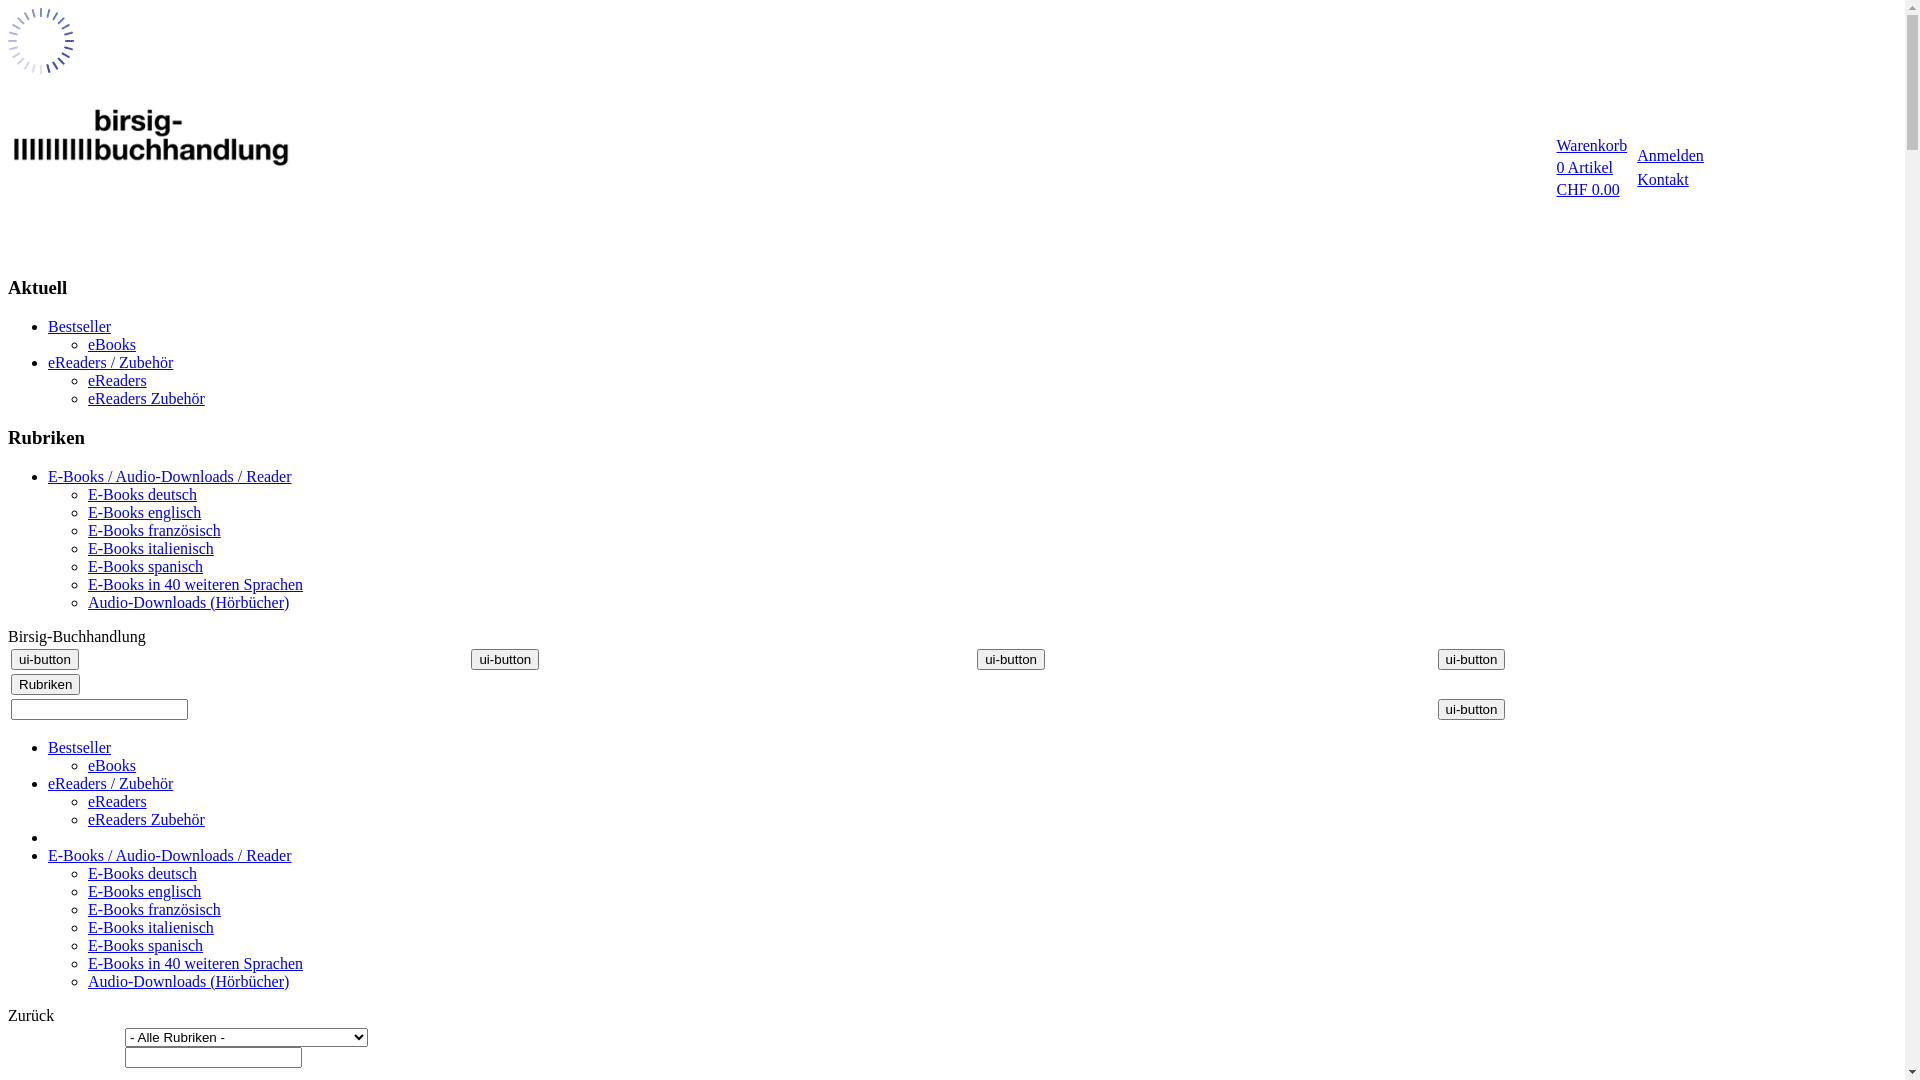 The image size is (1920, 1080). Describe the element at coordinates (1589, 167) in the screenshot. I see `'Warenkorb` at that location.